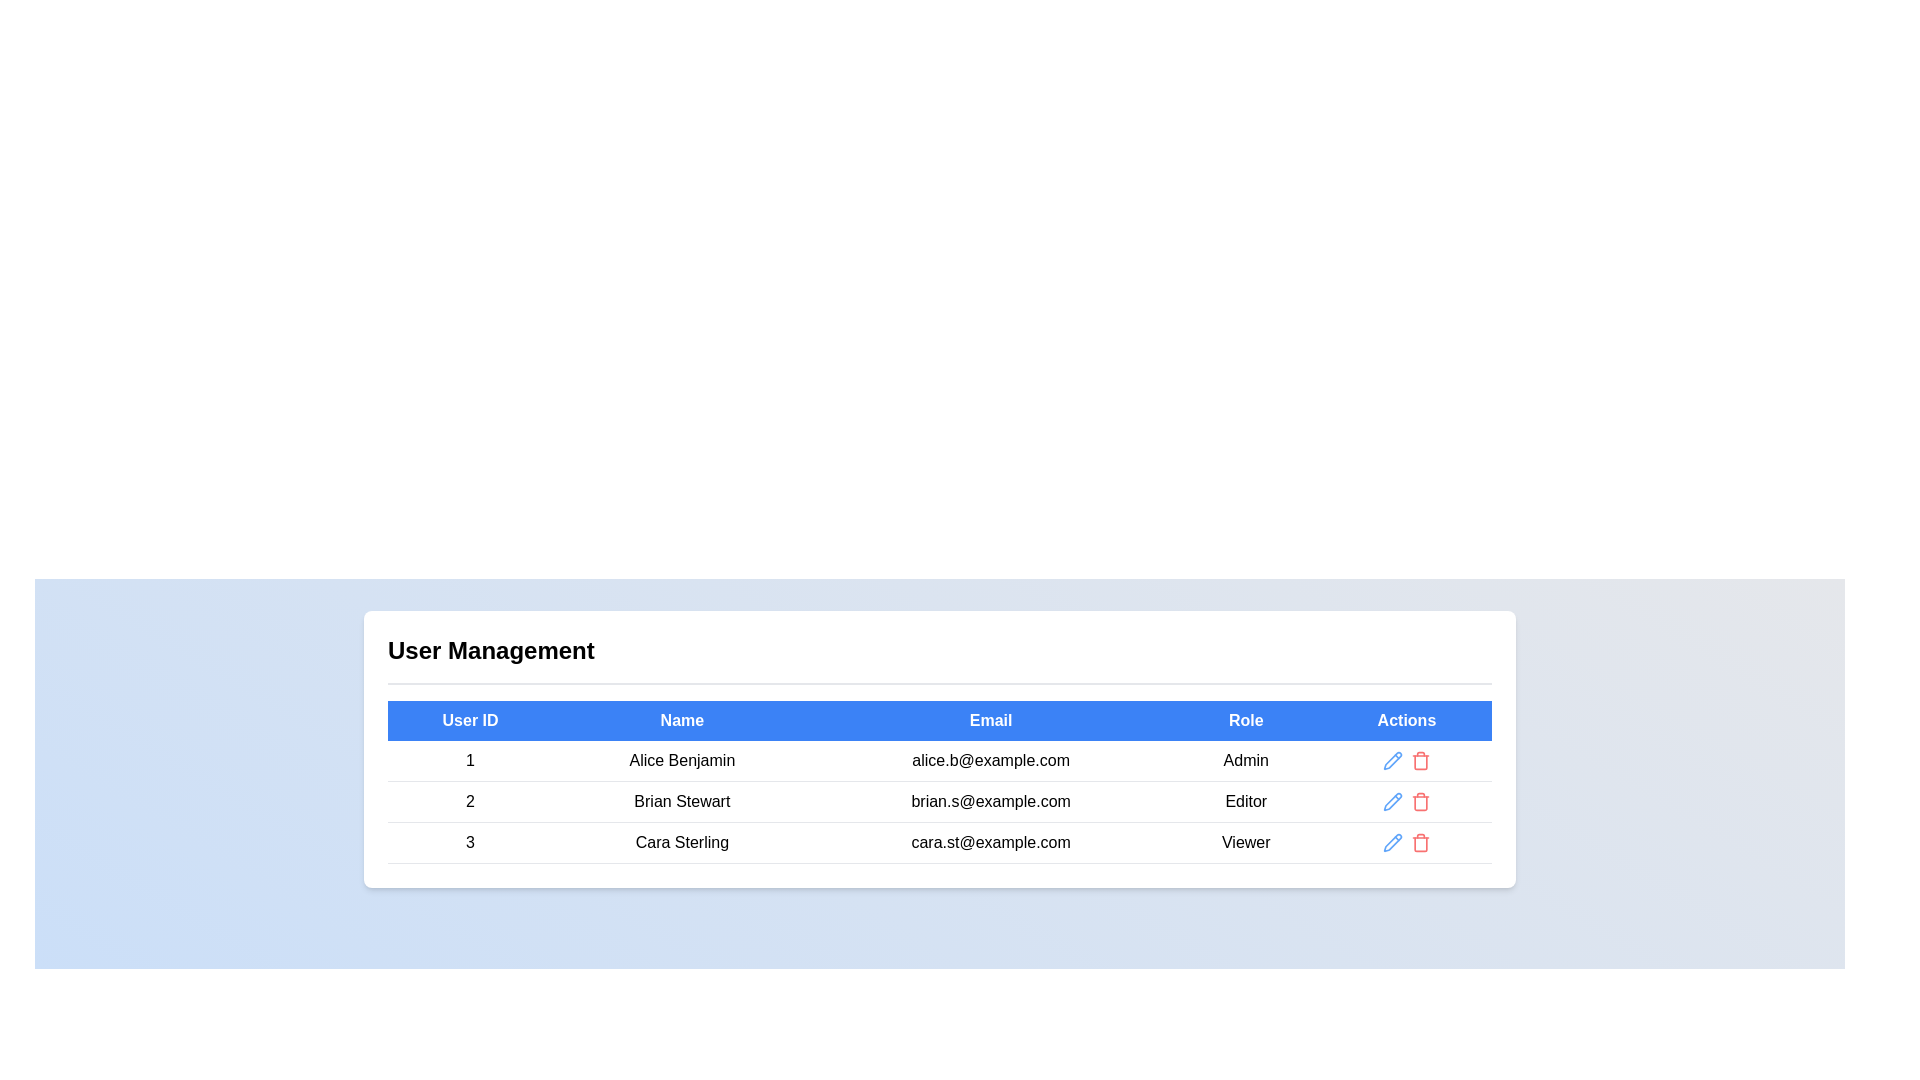 The width and height of the screenshot is (1920, 1080). I want to click on the blue pencil icon button in the last row of the 'Actions' column under the 'User Management' section, so click(1391, 843).